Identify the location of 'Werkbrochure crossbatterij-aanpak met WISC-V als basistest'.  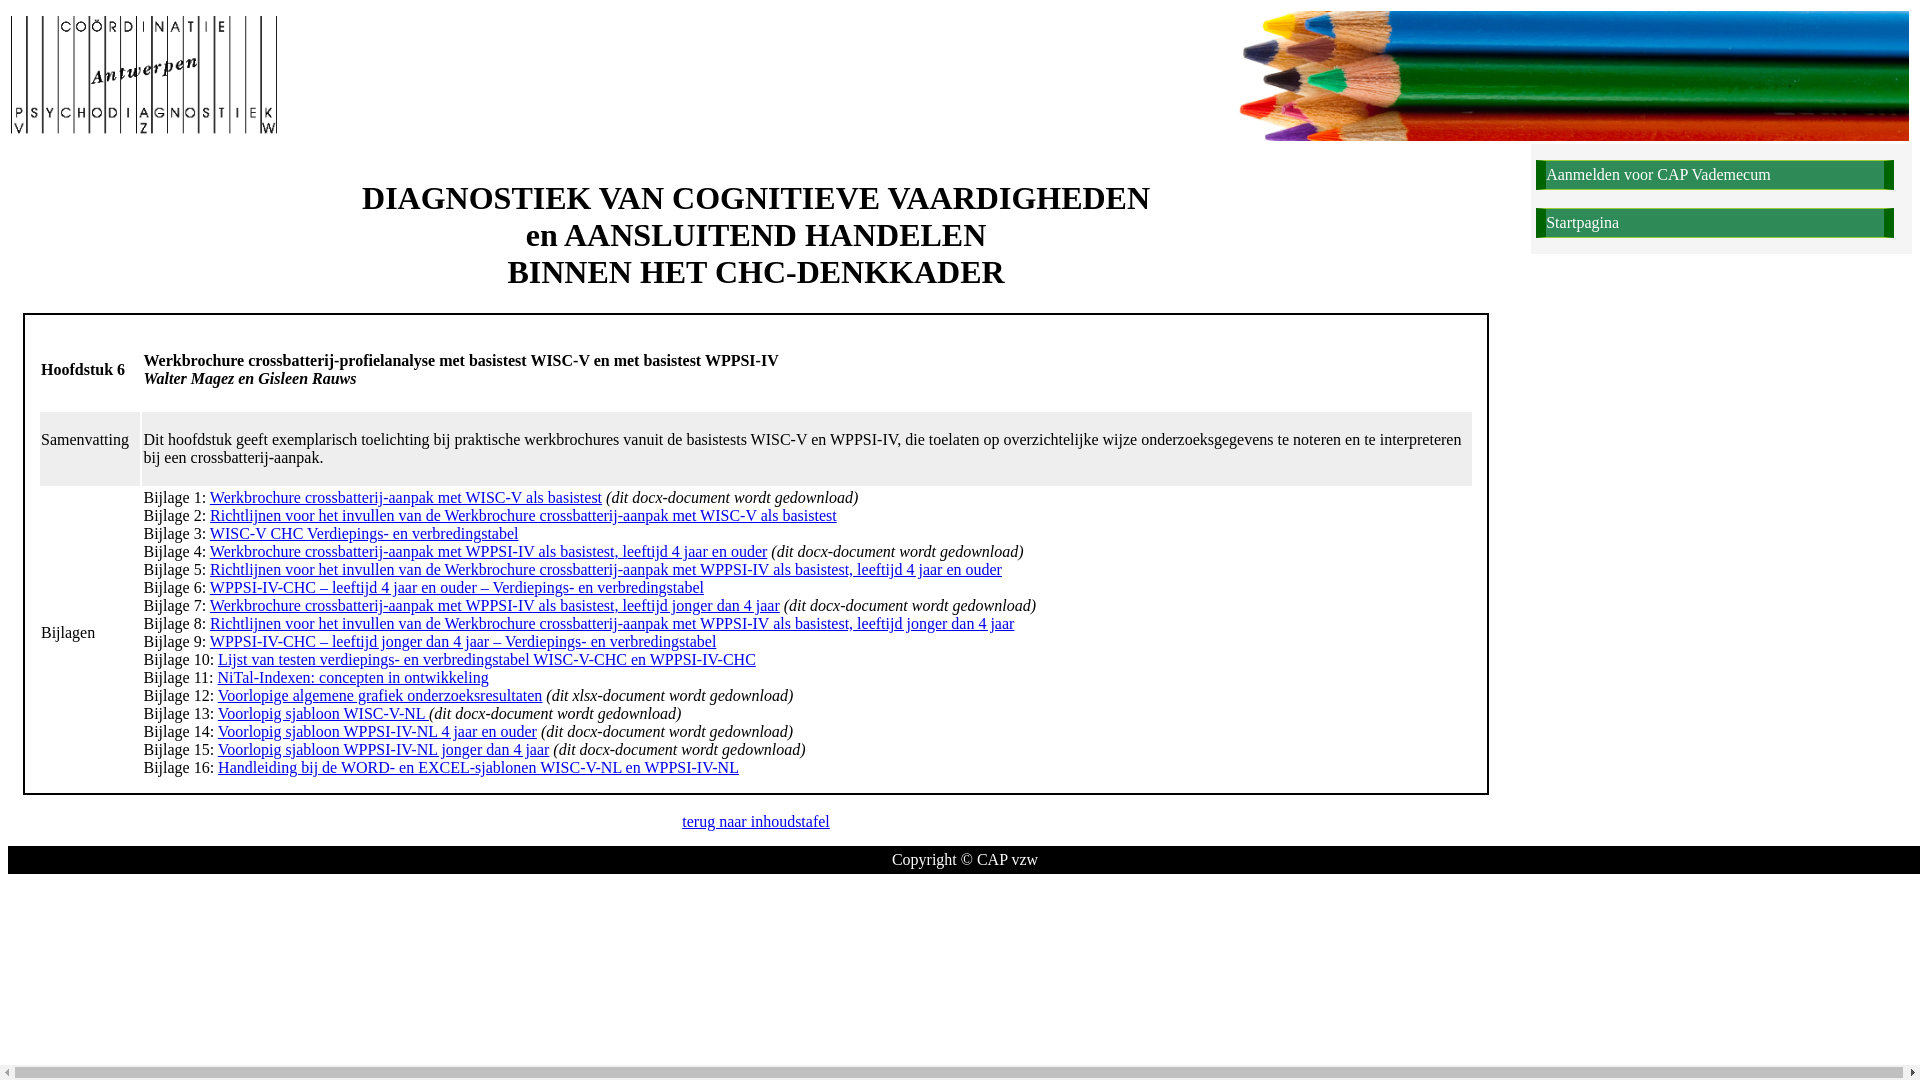
(405, 496).